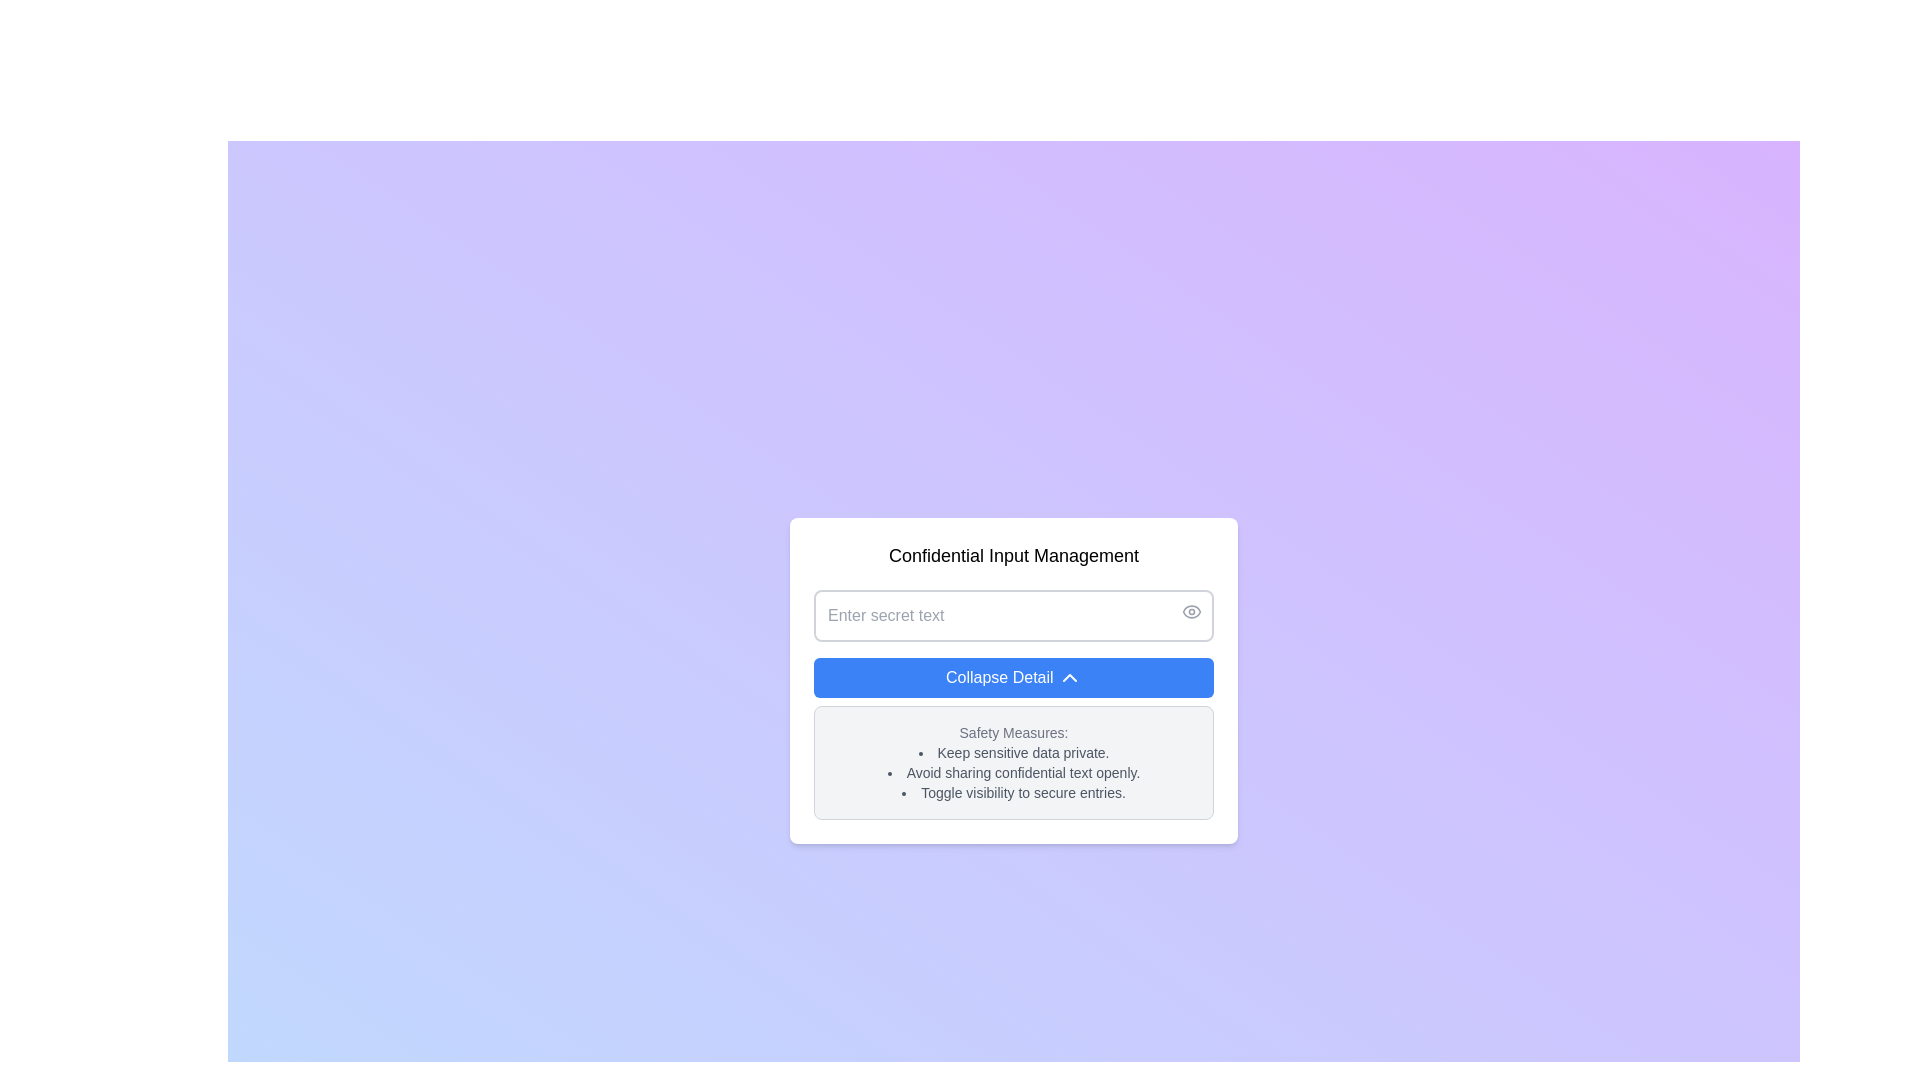 Image resolution: width=1920 pixels, height=1080 pixels. I want to click on the Information display panel with a light-gray background and the header 'Safety Measures:', which is located below the 'Collapse Detail' button, so click(1013, 763).